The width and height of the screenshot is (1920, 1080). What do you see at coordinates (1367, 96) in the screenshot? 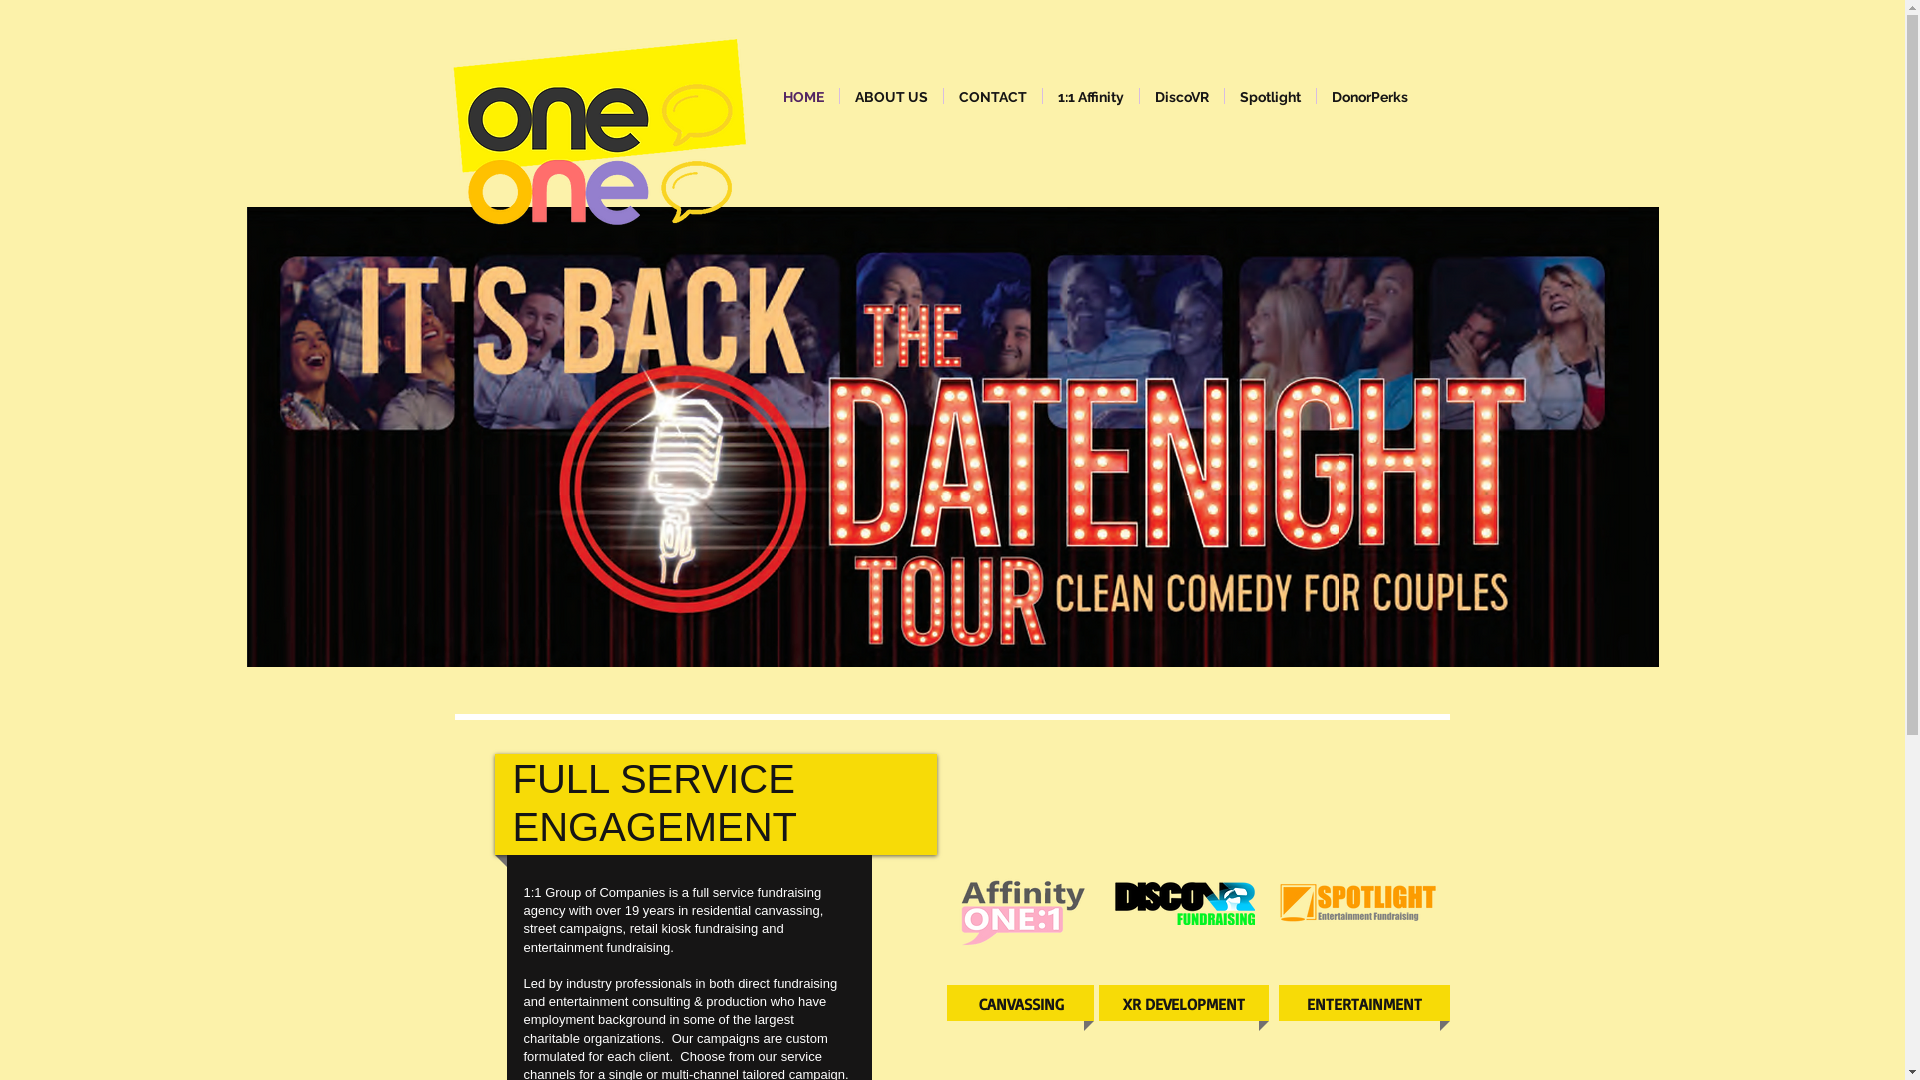
I see `'DonorPerks'` at bounding box center [1367, 96].